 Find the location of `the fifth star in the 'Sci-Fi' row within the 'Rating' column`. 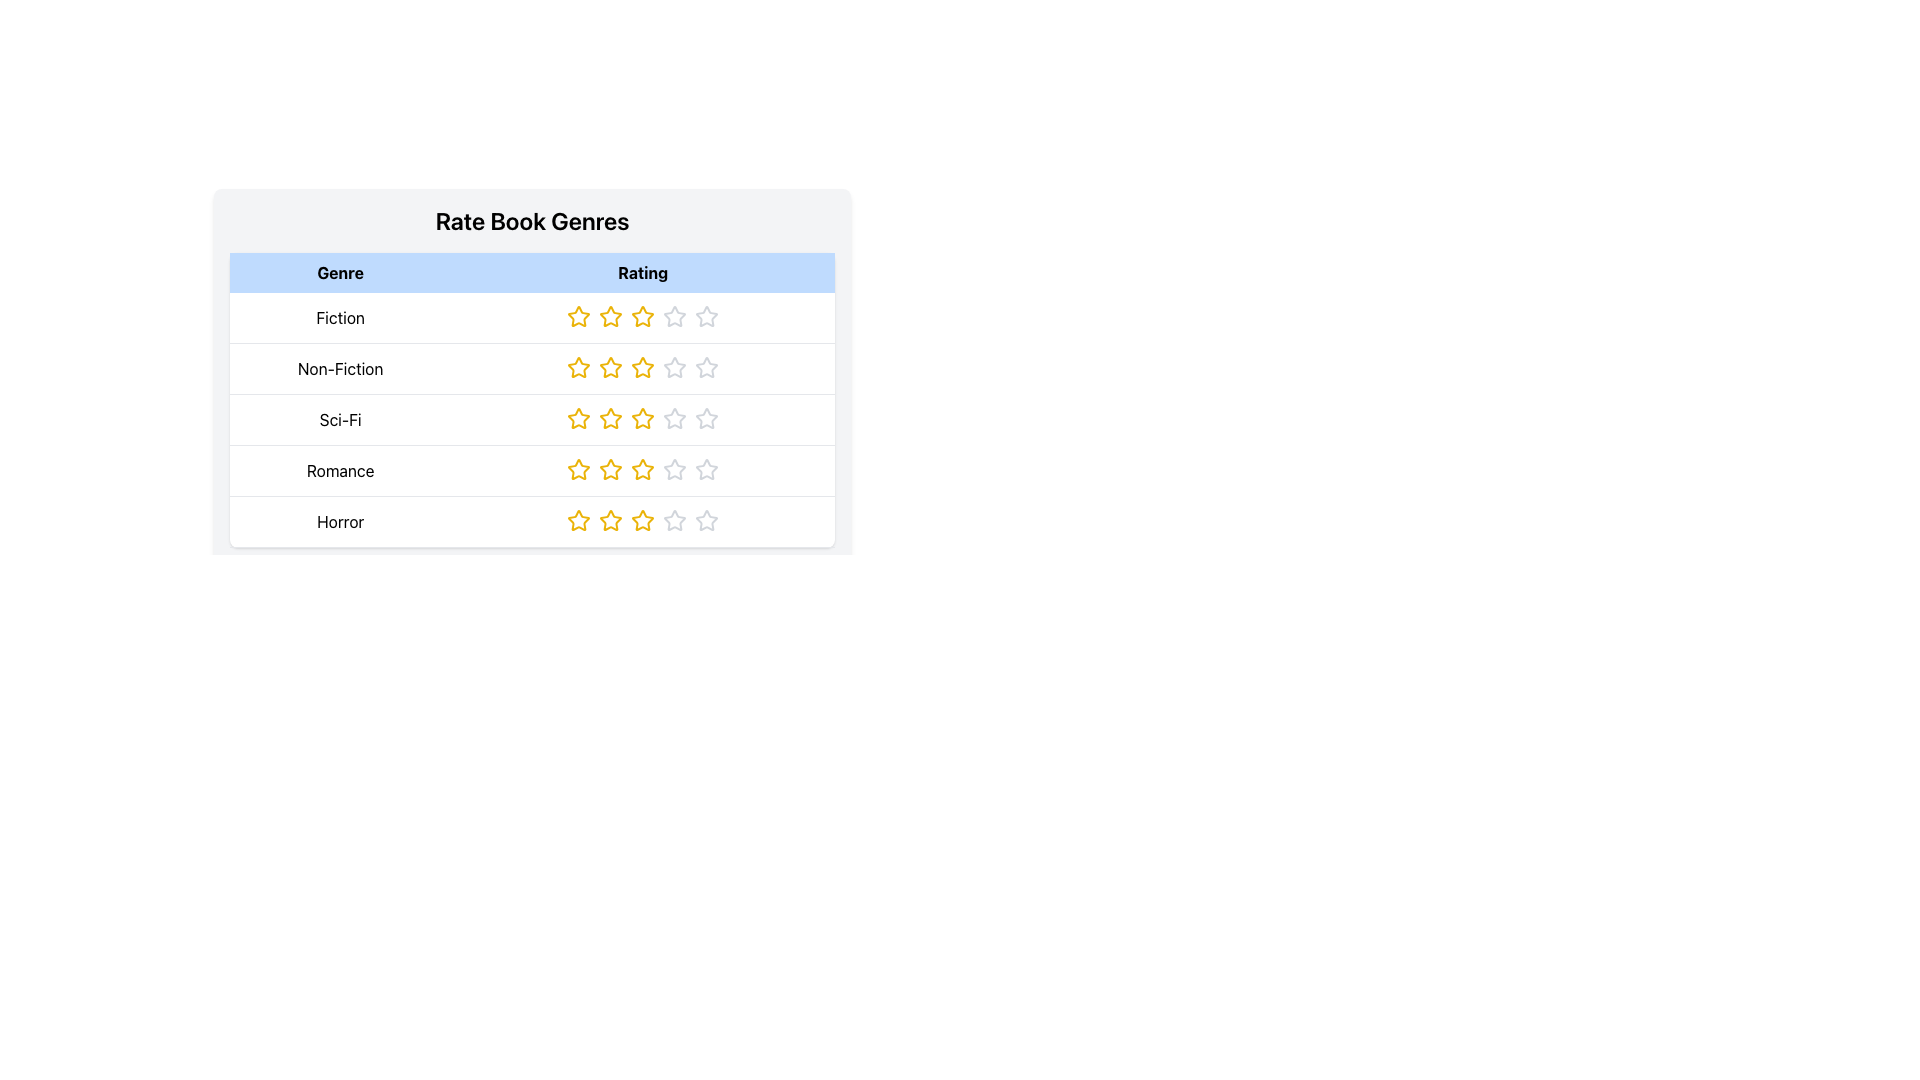

the fifth star in the 'Sci-Fi' row within the 'Rating' column is located at coordinates (707, 418).